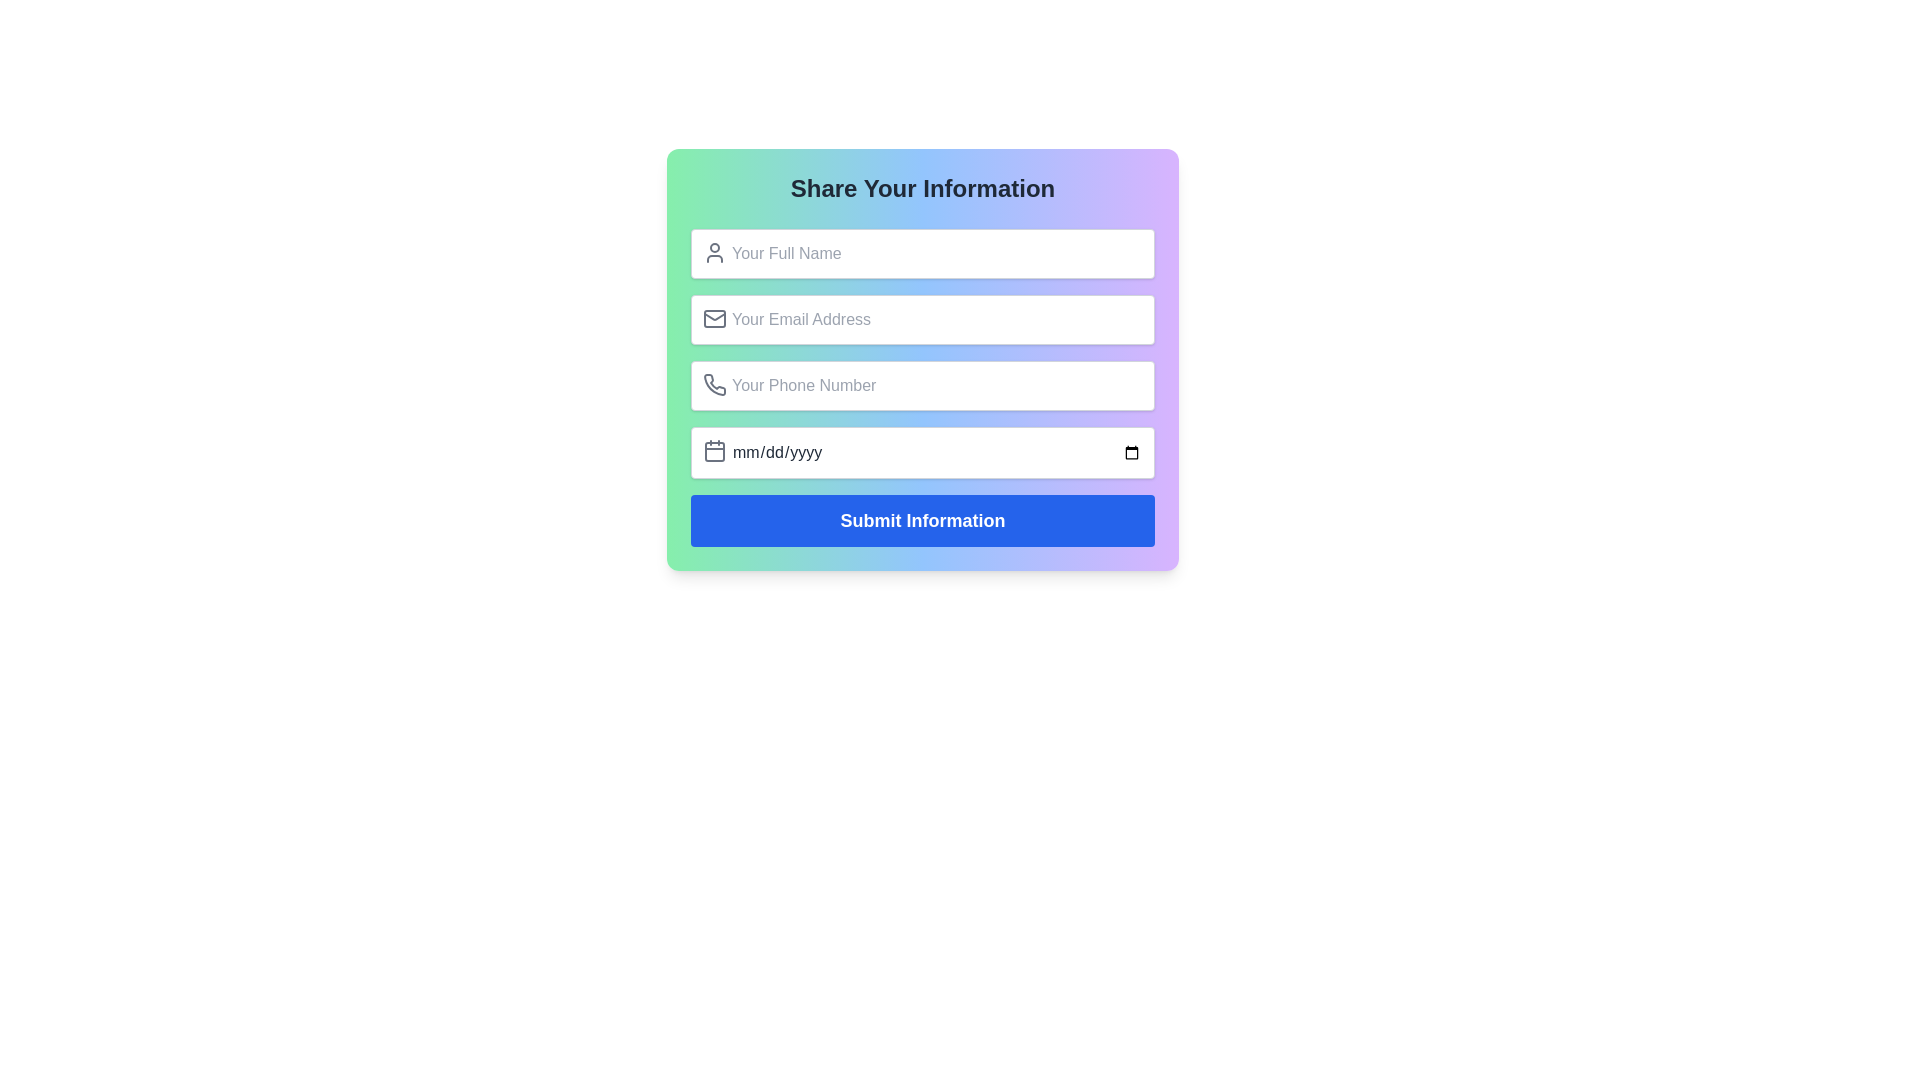 Image resolution: width=1920 pixels, height=1080 pixels. What do you see at coordinates (921, 319) in the screenshot?
I see `the email input field located below 'Your Full Name' and above 'Your Phone Number' in the form titled 'Share Your Information'` at bounding box center [921, 319].